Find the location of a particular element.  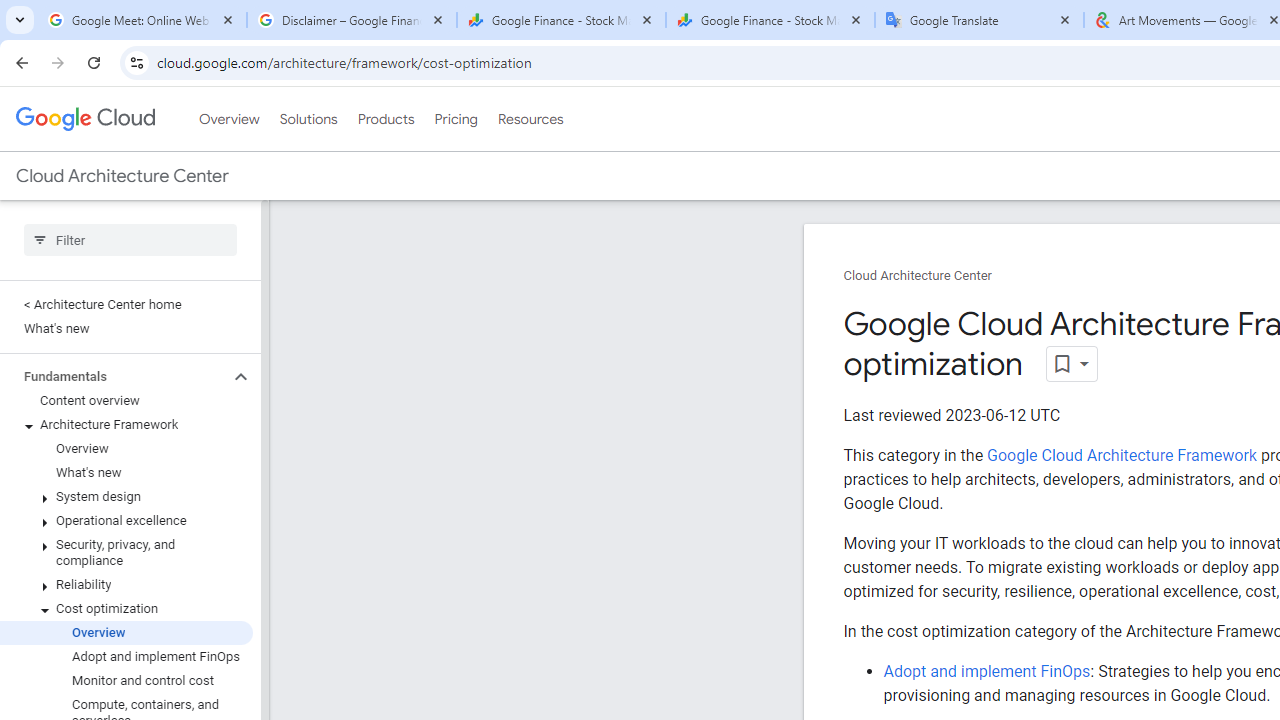

'What' is located at coordinates (125, 473).